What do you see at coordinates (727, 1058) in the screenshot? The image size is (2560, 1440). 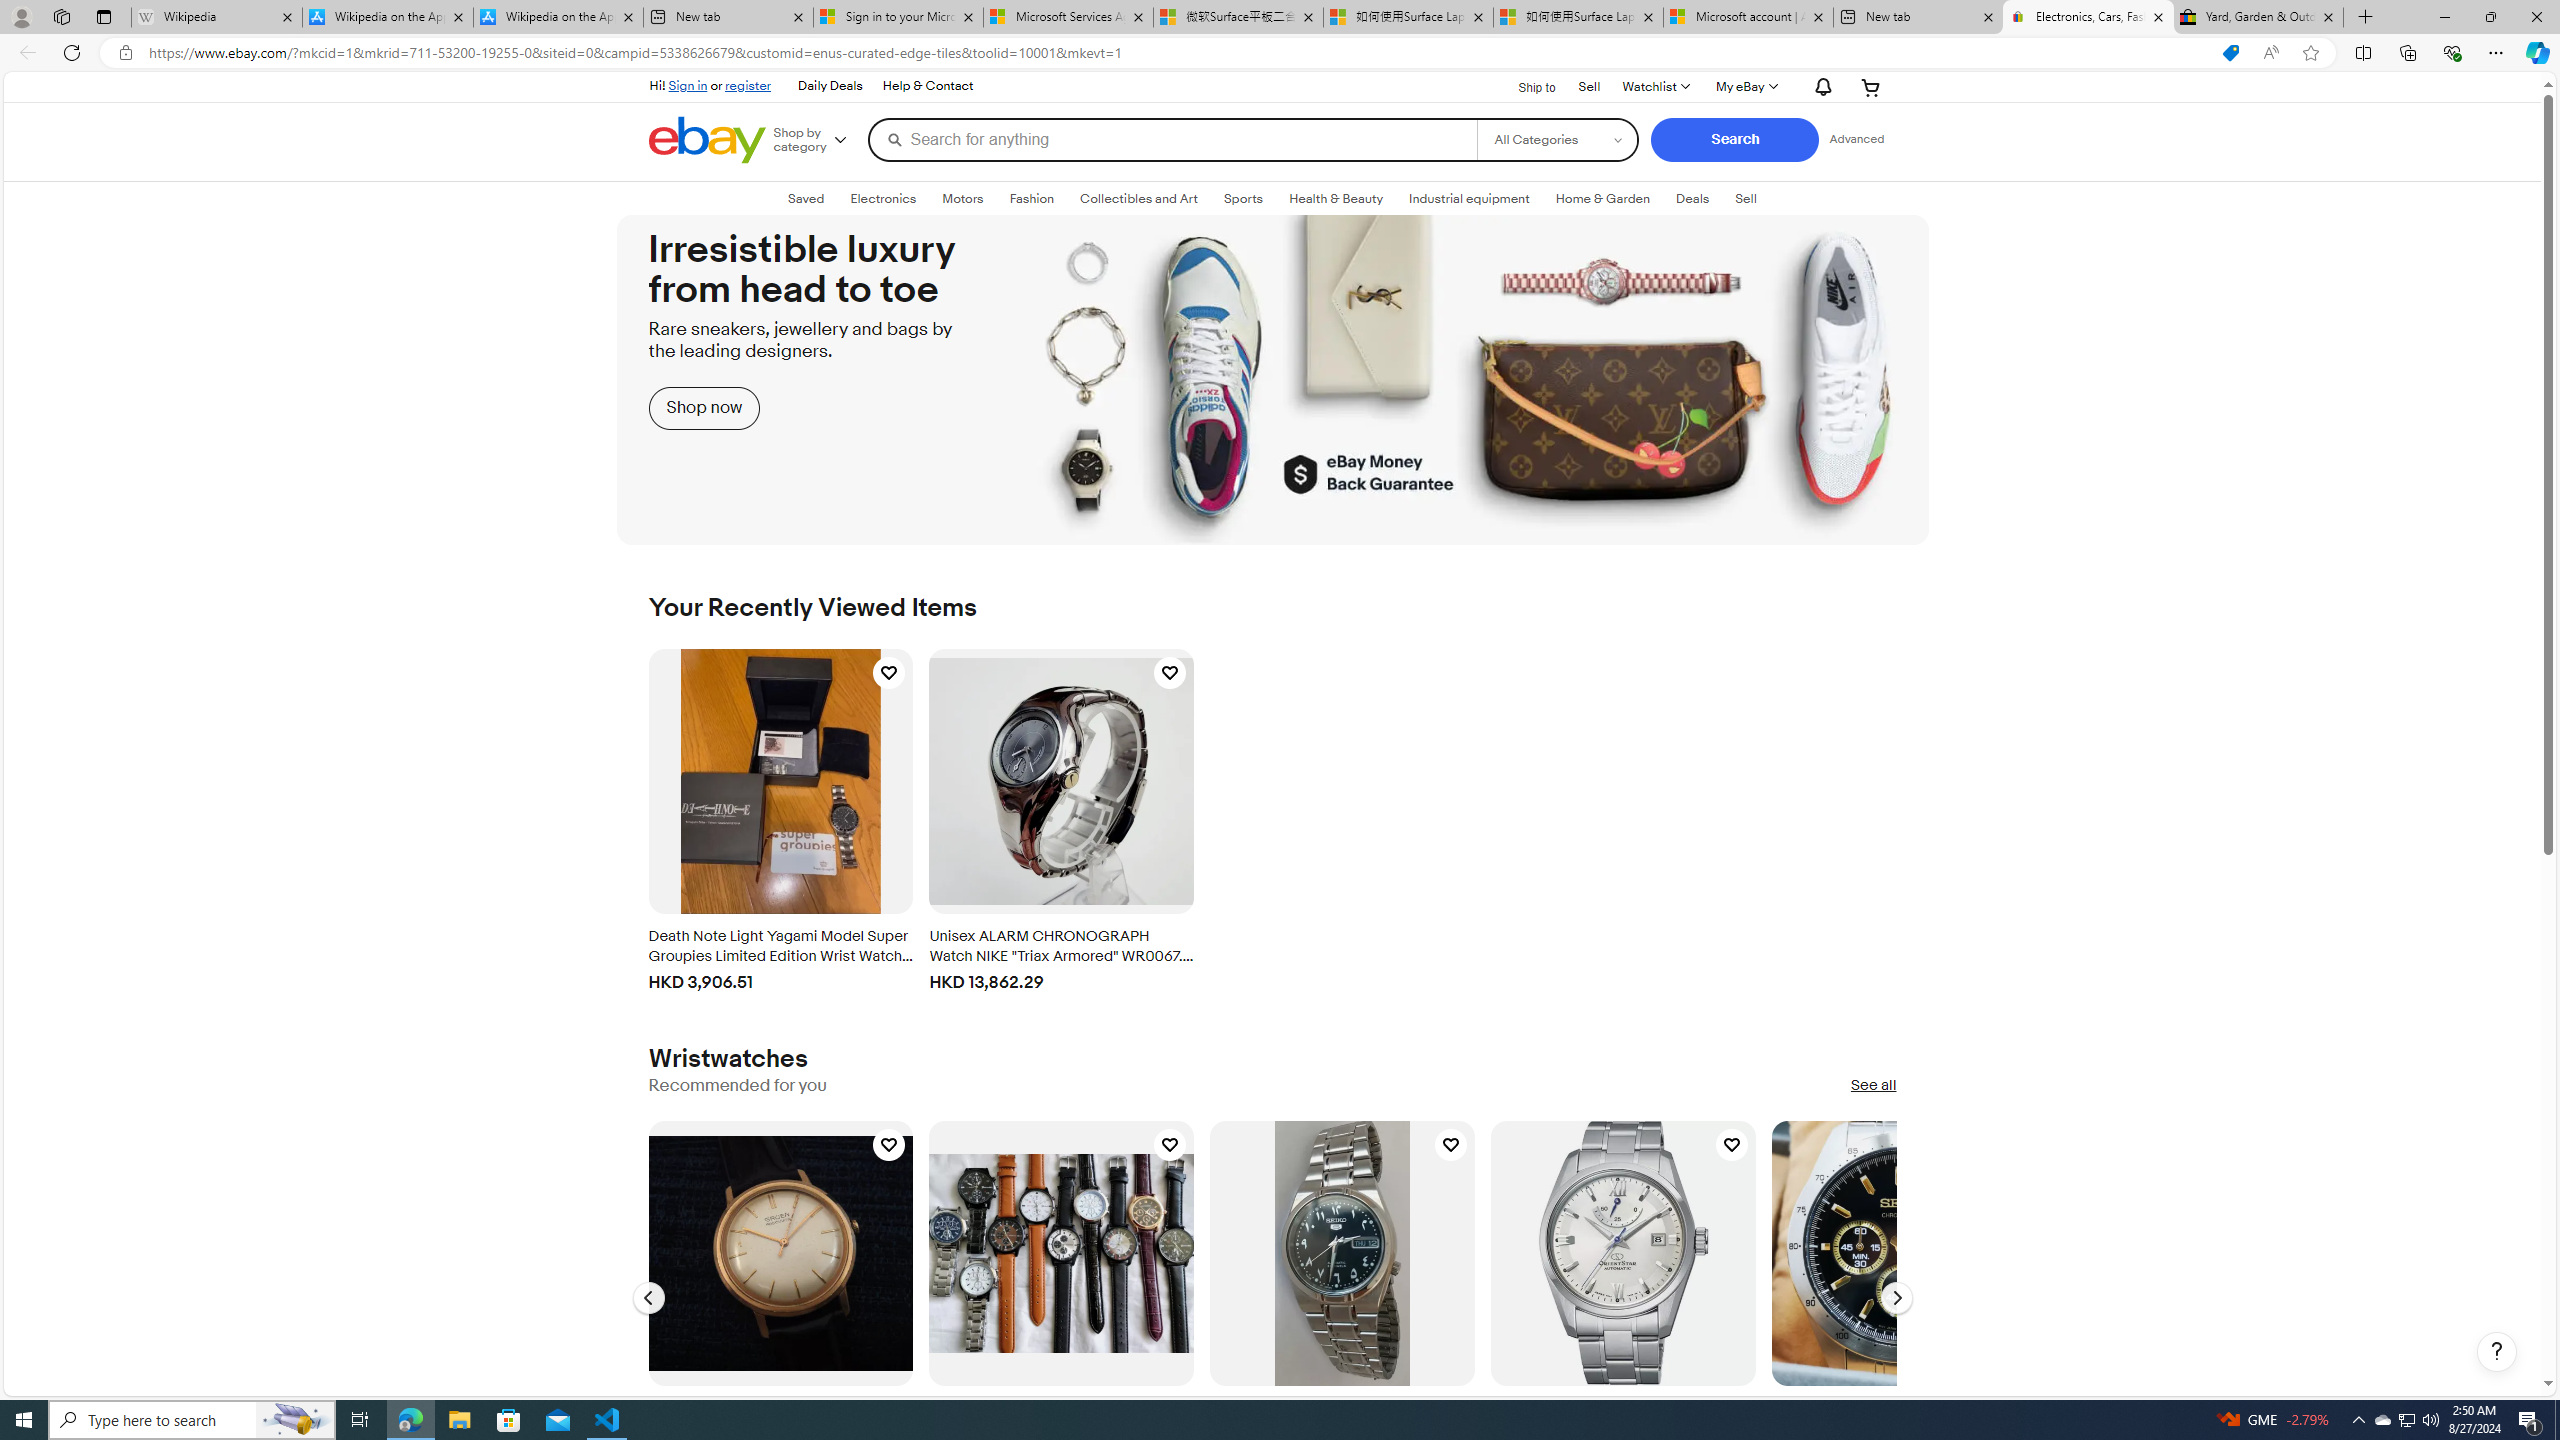 I see `'Wristwatches'` at bounding box center [727, 1058].